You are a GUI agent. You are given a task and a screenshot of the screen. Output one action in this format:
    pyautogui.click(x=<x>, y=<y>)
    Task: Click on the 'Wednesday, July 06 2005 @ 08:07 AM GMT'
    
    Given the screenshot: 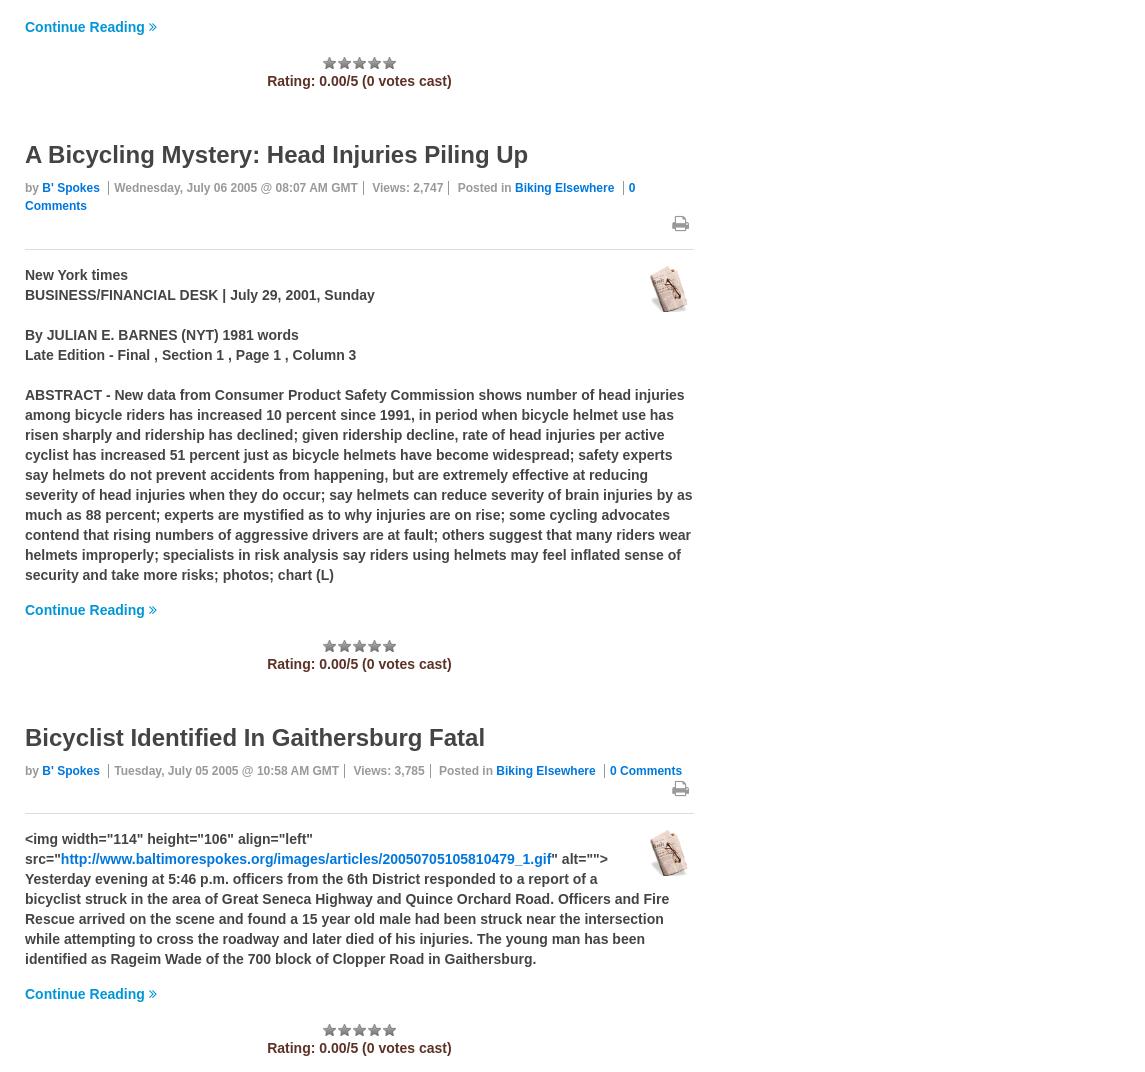 What is the action you would take?
    pyautogui.click(x=234, y=187)
    